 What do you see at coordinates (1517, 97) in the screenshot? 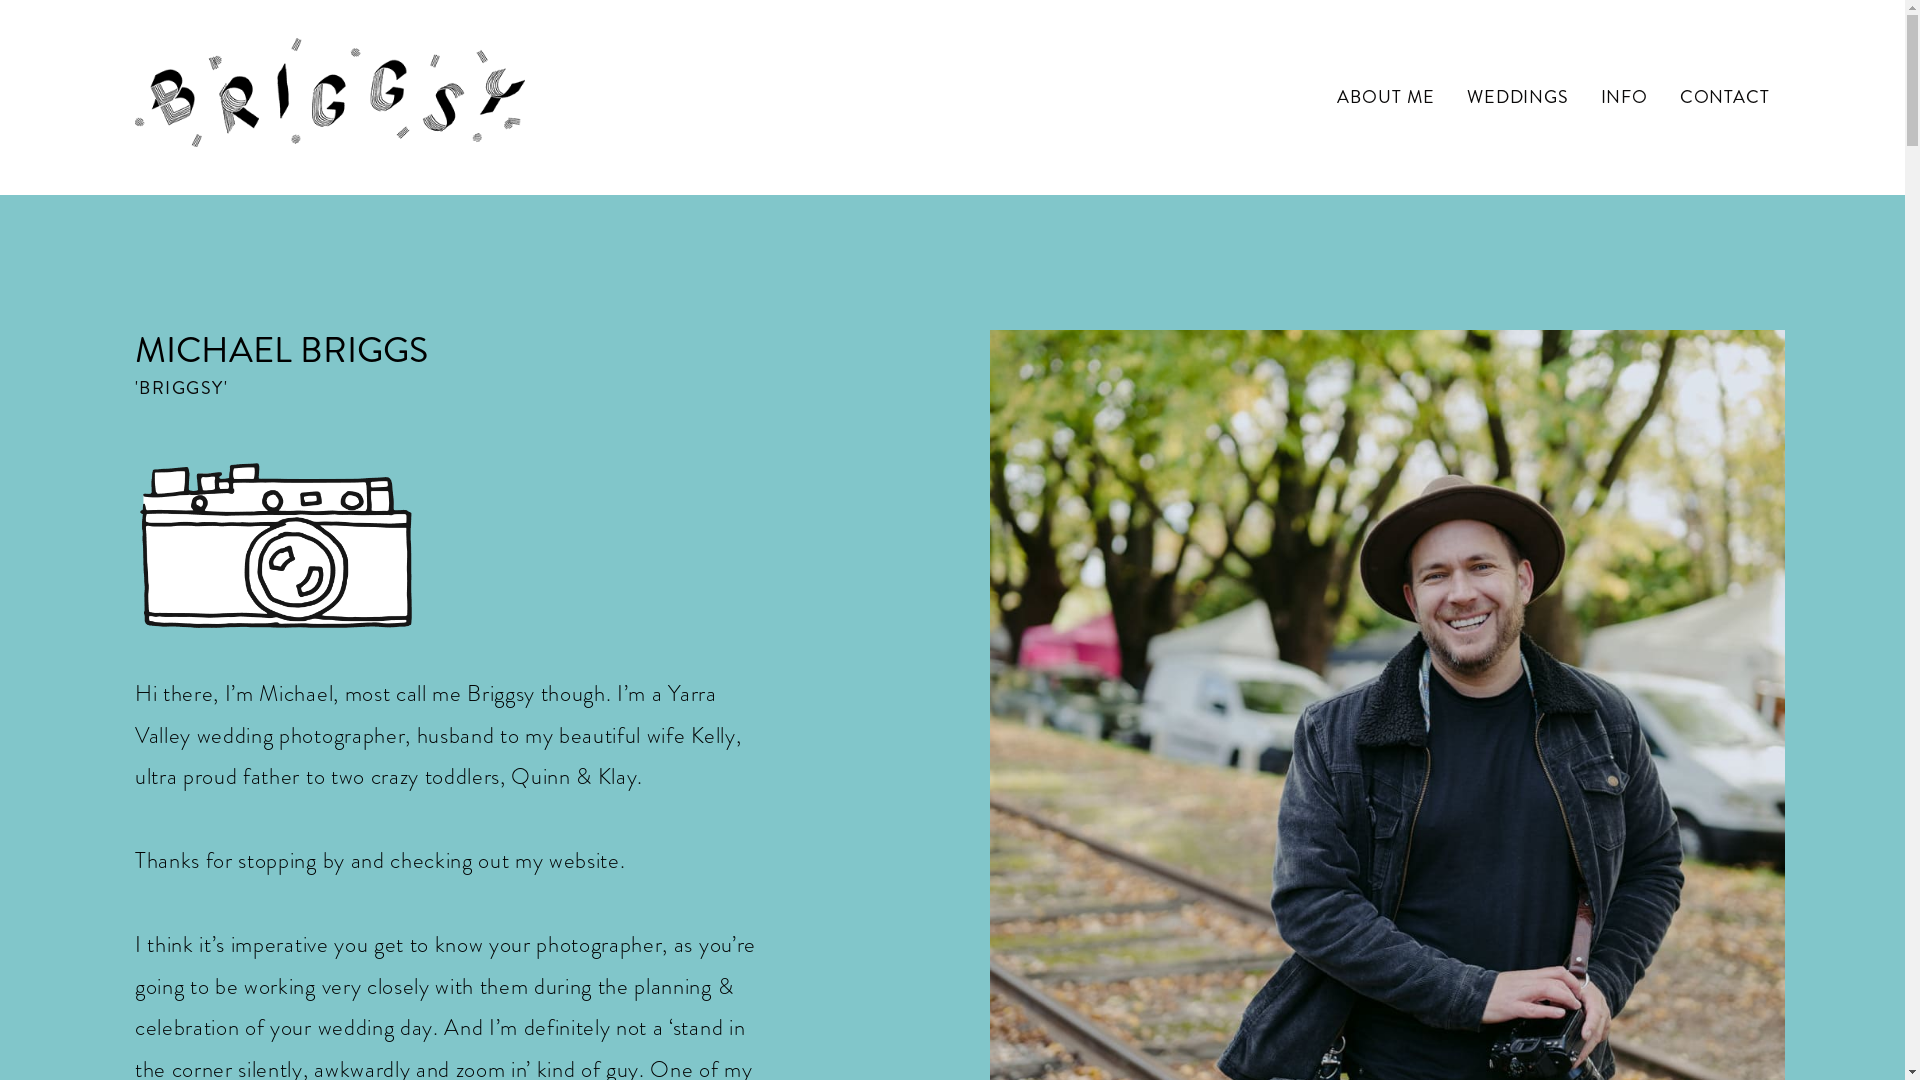
I see `'WEDDINGS'` at bounding box center [1517, 97].